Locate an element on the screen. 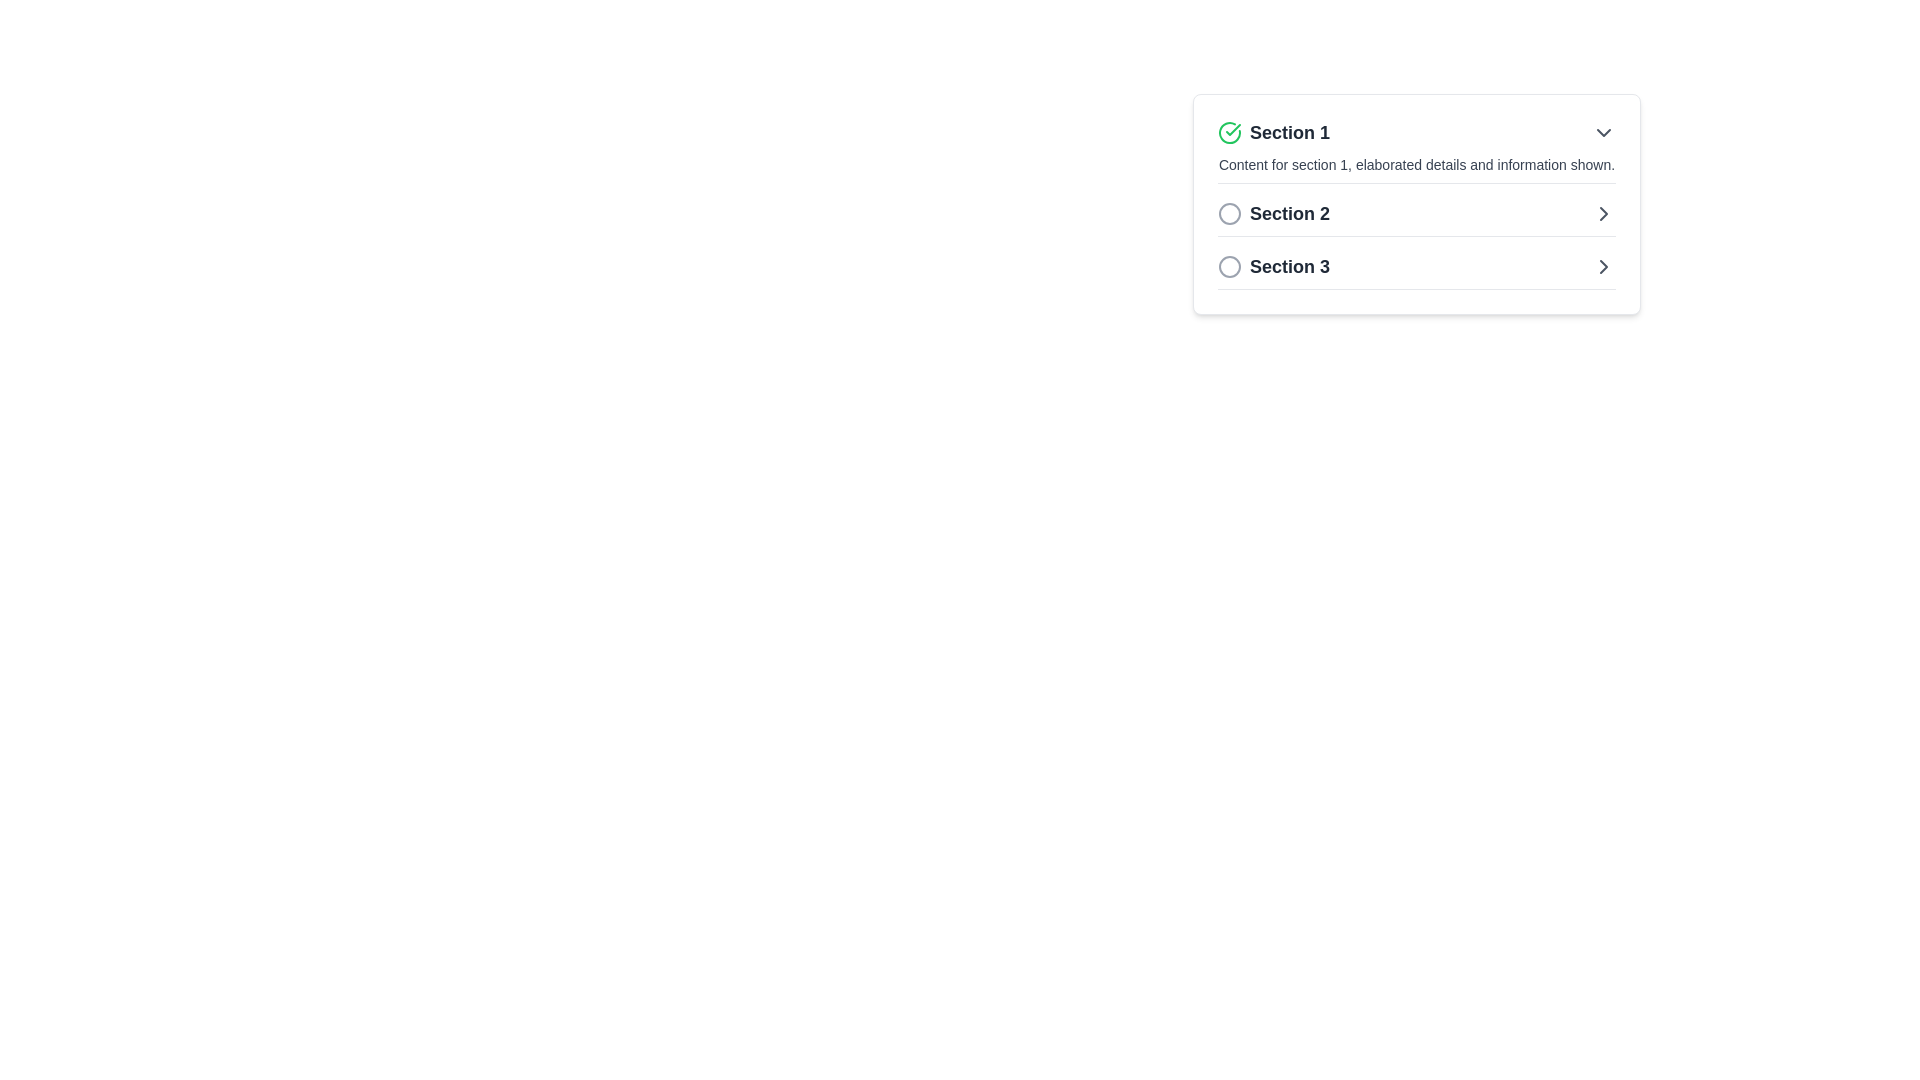  the button styled as a list item labeled 'Section 3' is located at coordinates (1415, 265).